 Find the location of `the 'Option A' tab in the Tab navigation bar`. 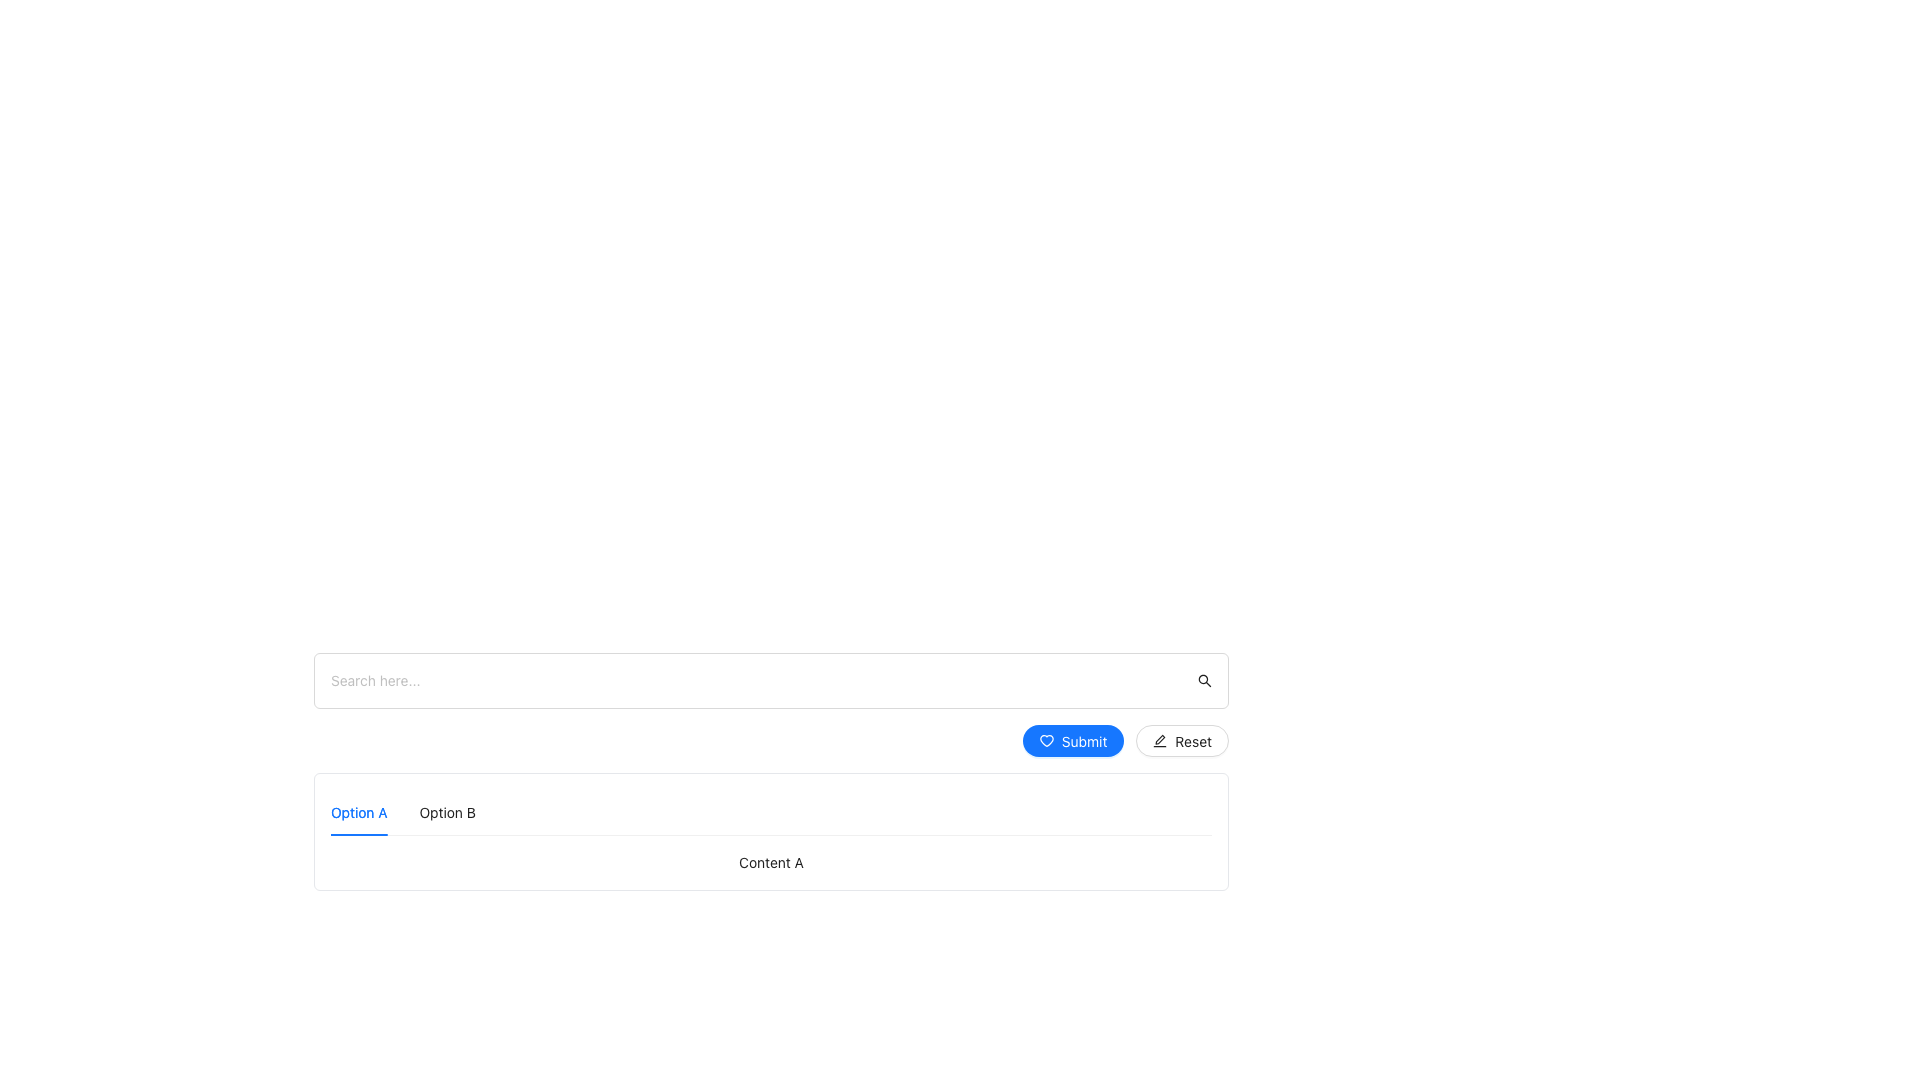

the 'Option A' tab in the Tab navigation bar is located at coordinates (402, 813).